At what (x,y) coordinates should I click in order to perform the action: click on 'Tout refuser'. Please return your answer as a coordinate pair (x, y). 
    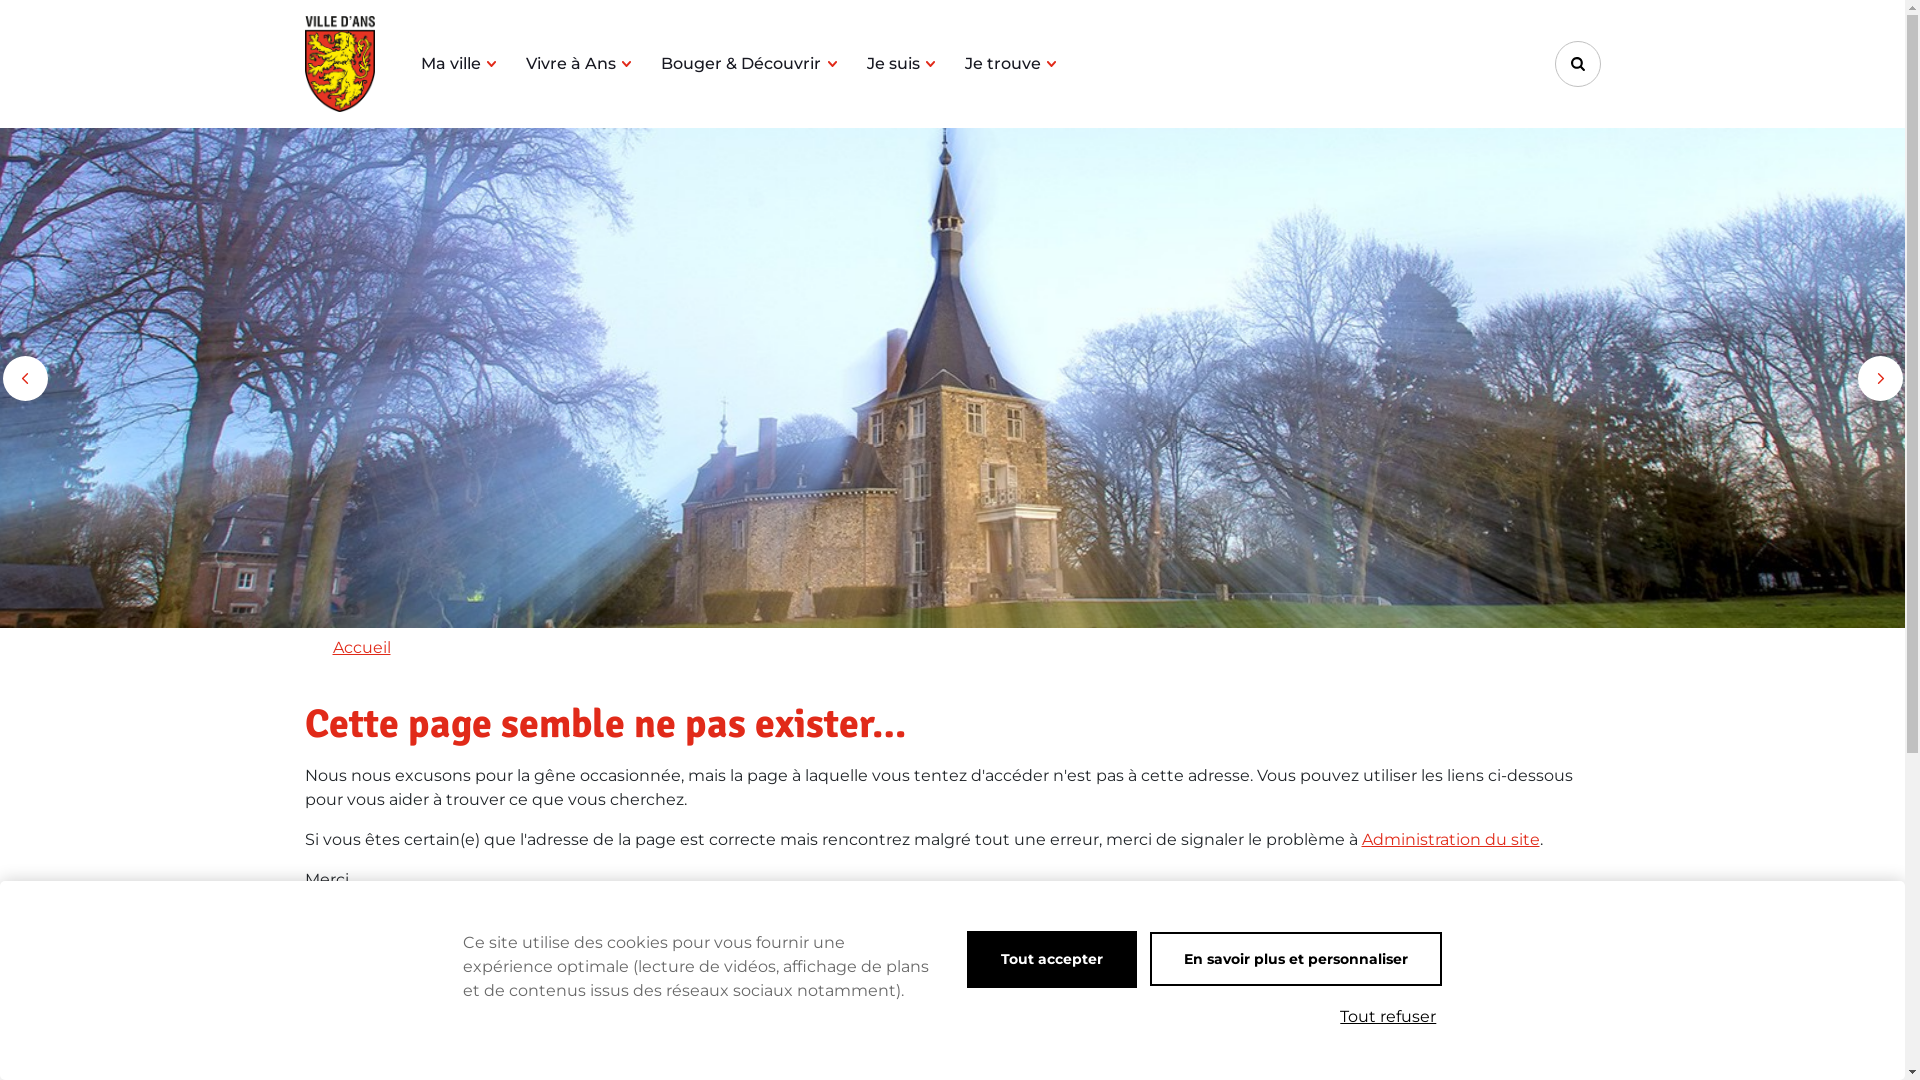
    Looking at the image, I should click on (1386, 1017).